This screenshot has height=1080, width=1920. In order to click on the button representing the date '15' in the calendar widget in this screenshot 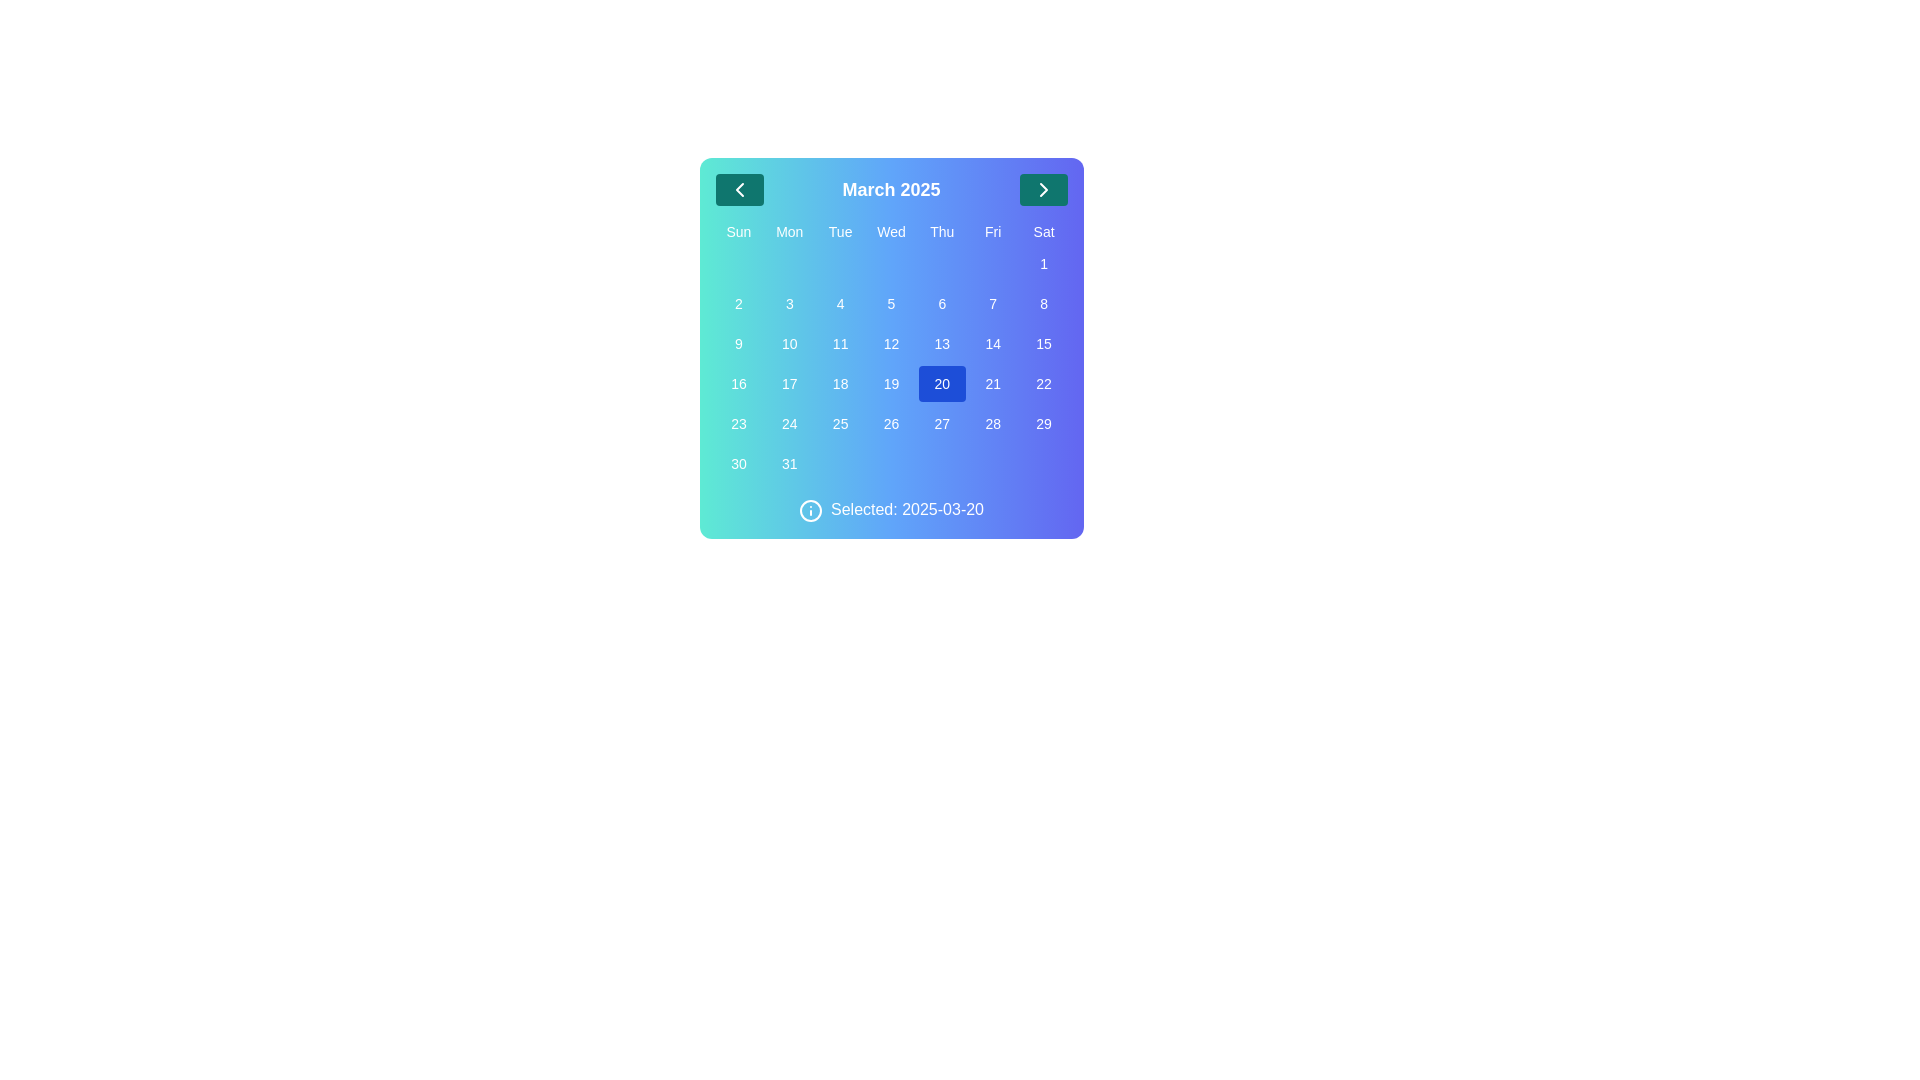, I will do `click(1043, 342)`.